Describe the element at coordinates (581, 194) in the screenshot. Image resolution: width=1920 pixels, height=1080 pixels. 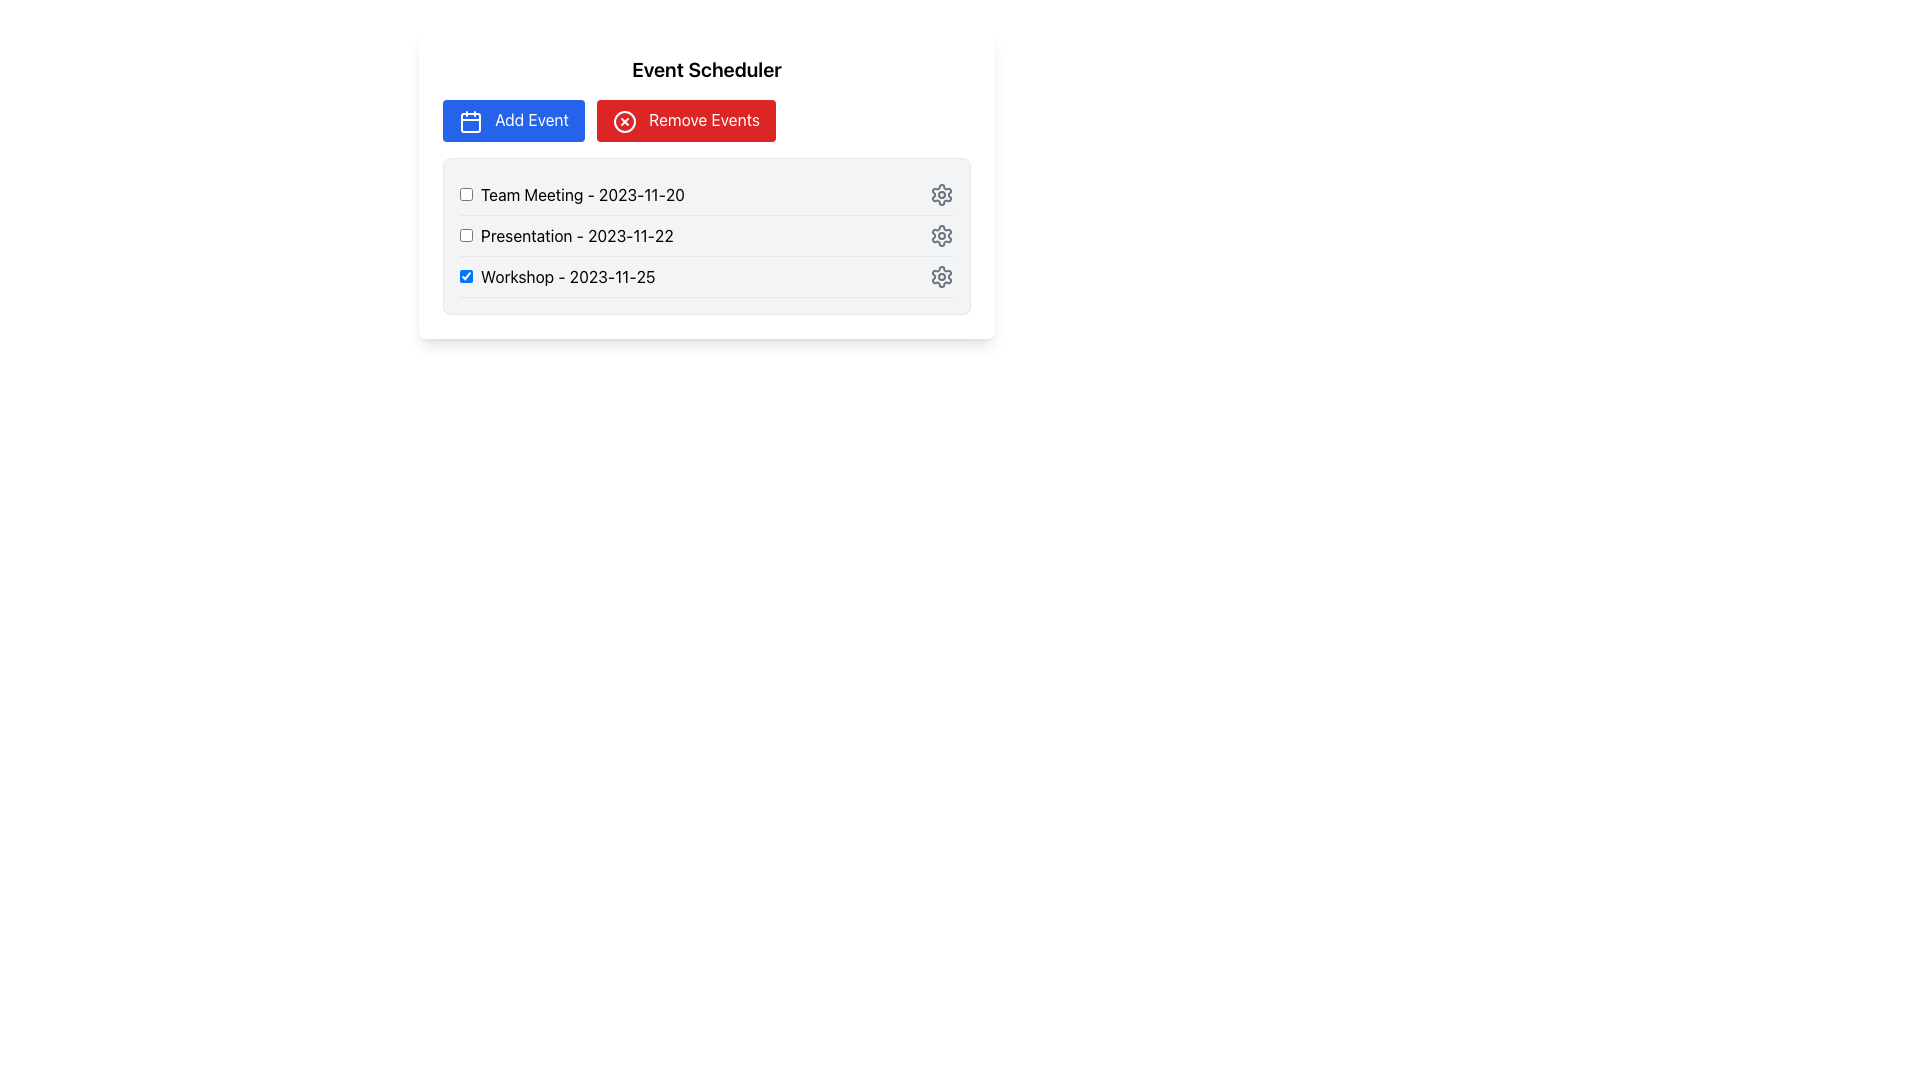
I see `the Text Label that describes a scheduled event, located below the title 'Event Scheduler' and adjacent to a checkbox` at that location.